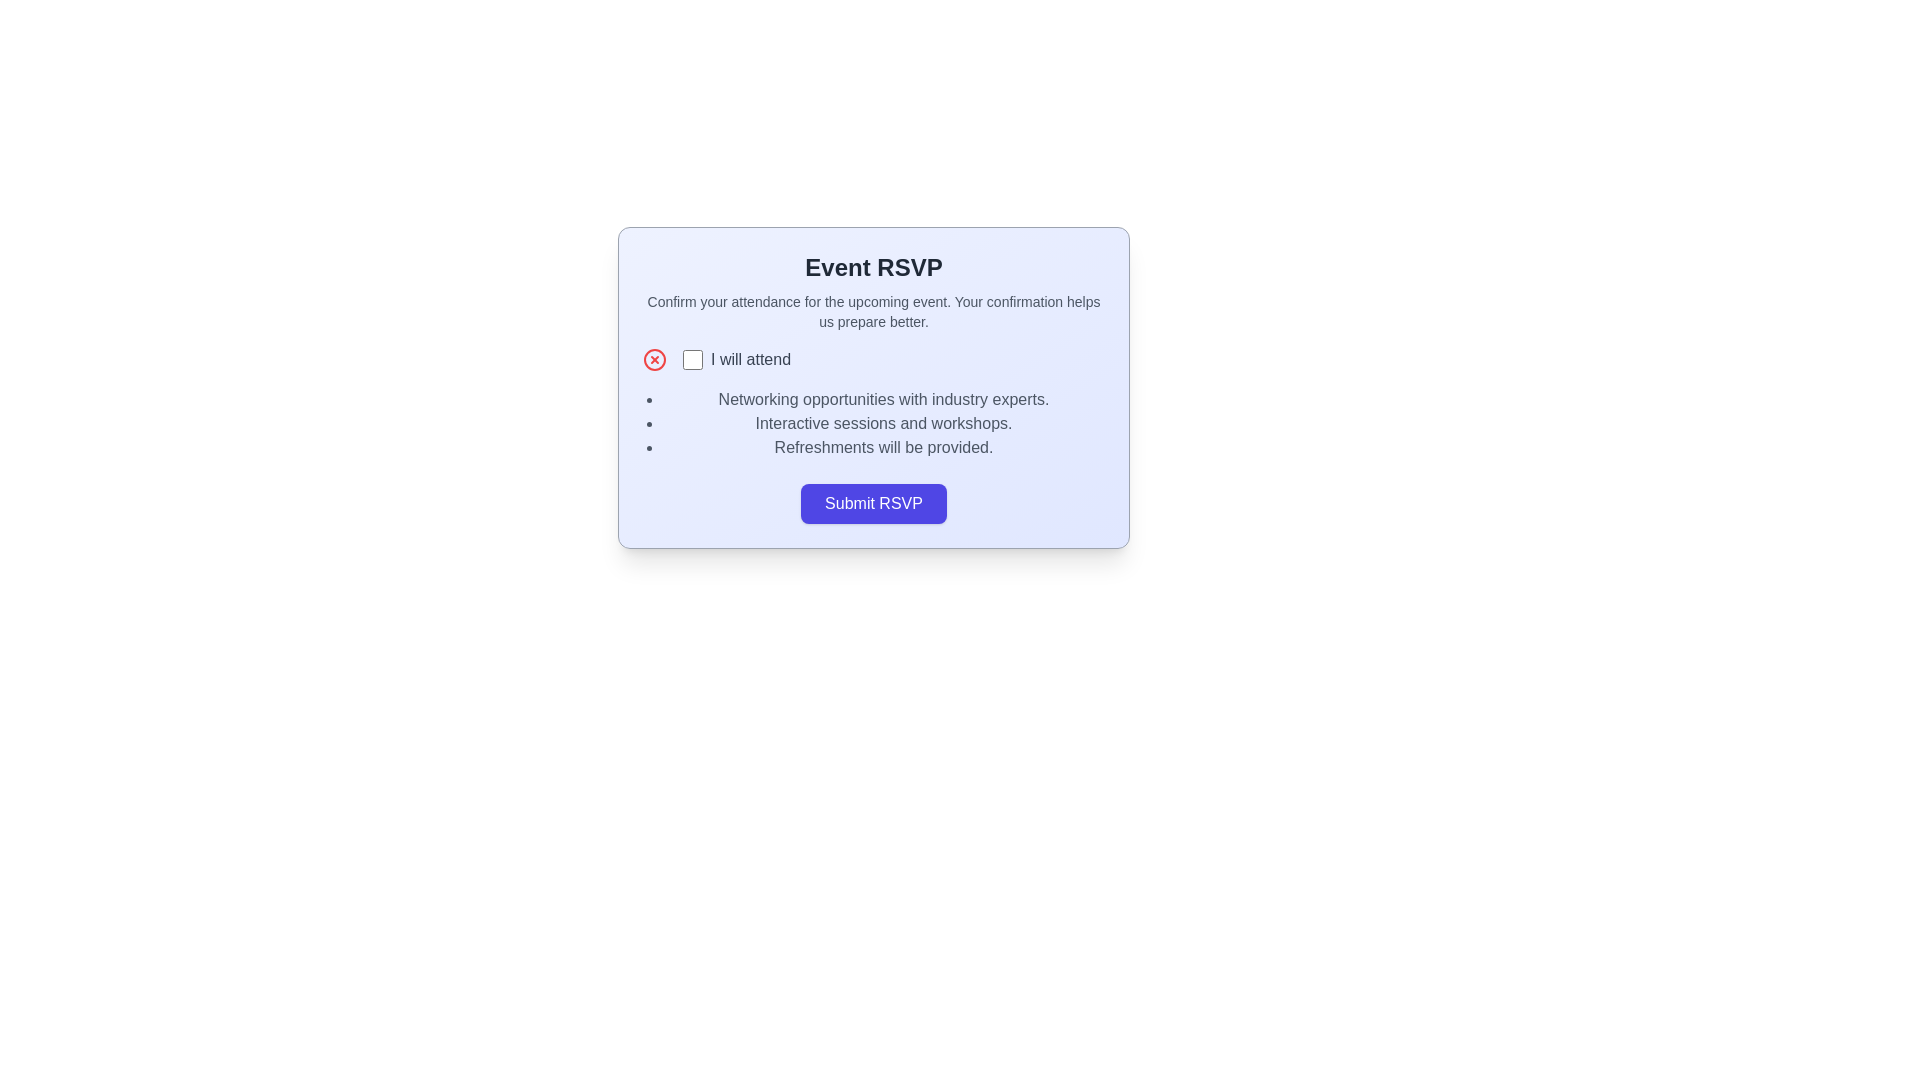  I want to click on the text 'Interactive sessions and workshops.' which is the second item, so click(882, 423).